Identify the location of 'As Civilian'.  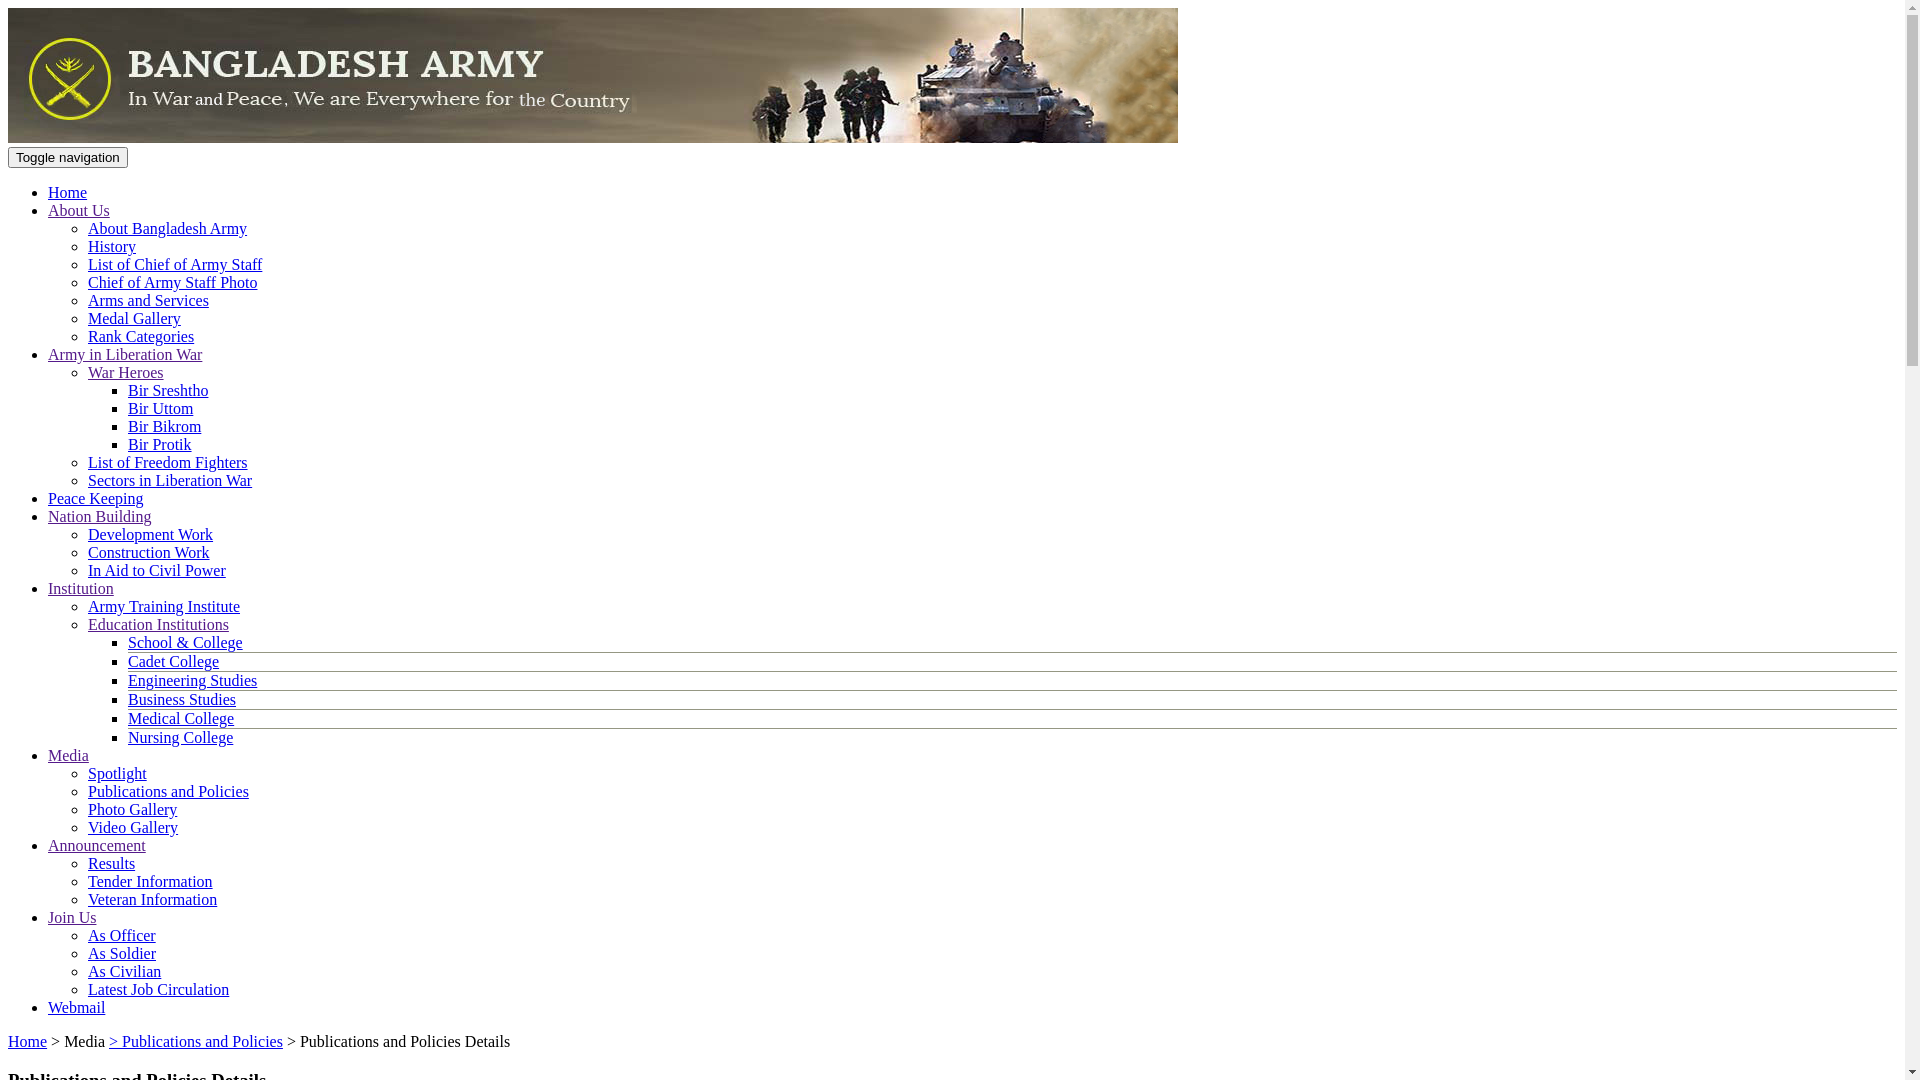
(123, 970).